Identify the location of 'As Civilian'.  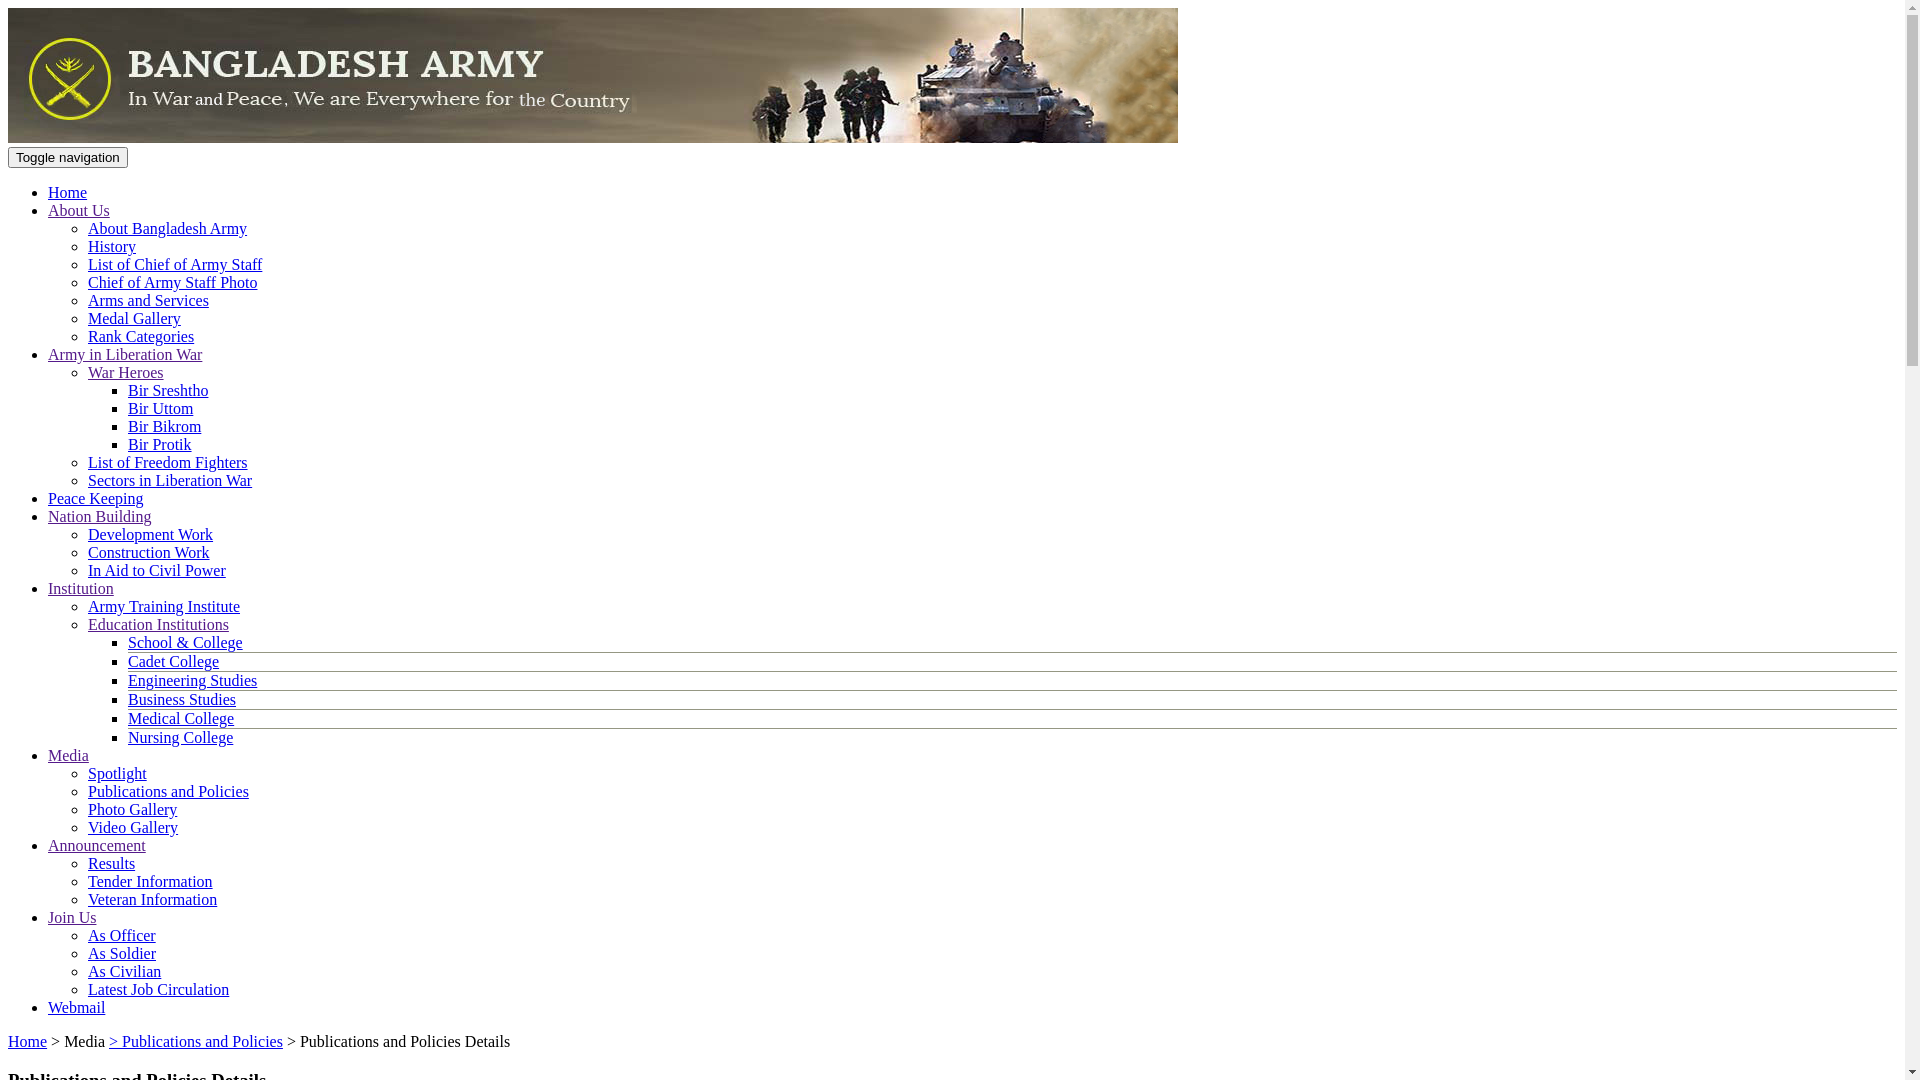
(123, 970).